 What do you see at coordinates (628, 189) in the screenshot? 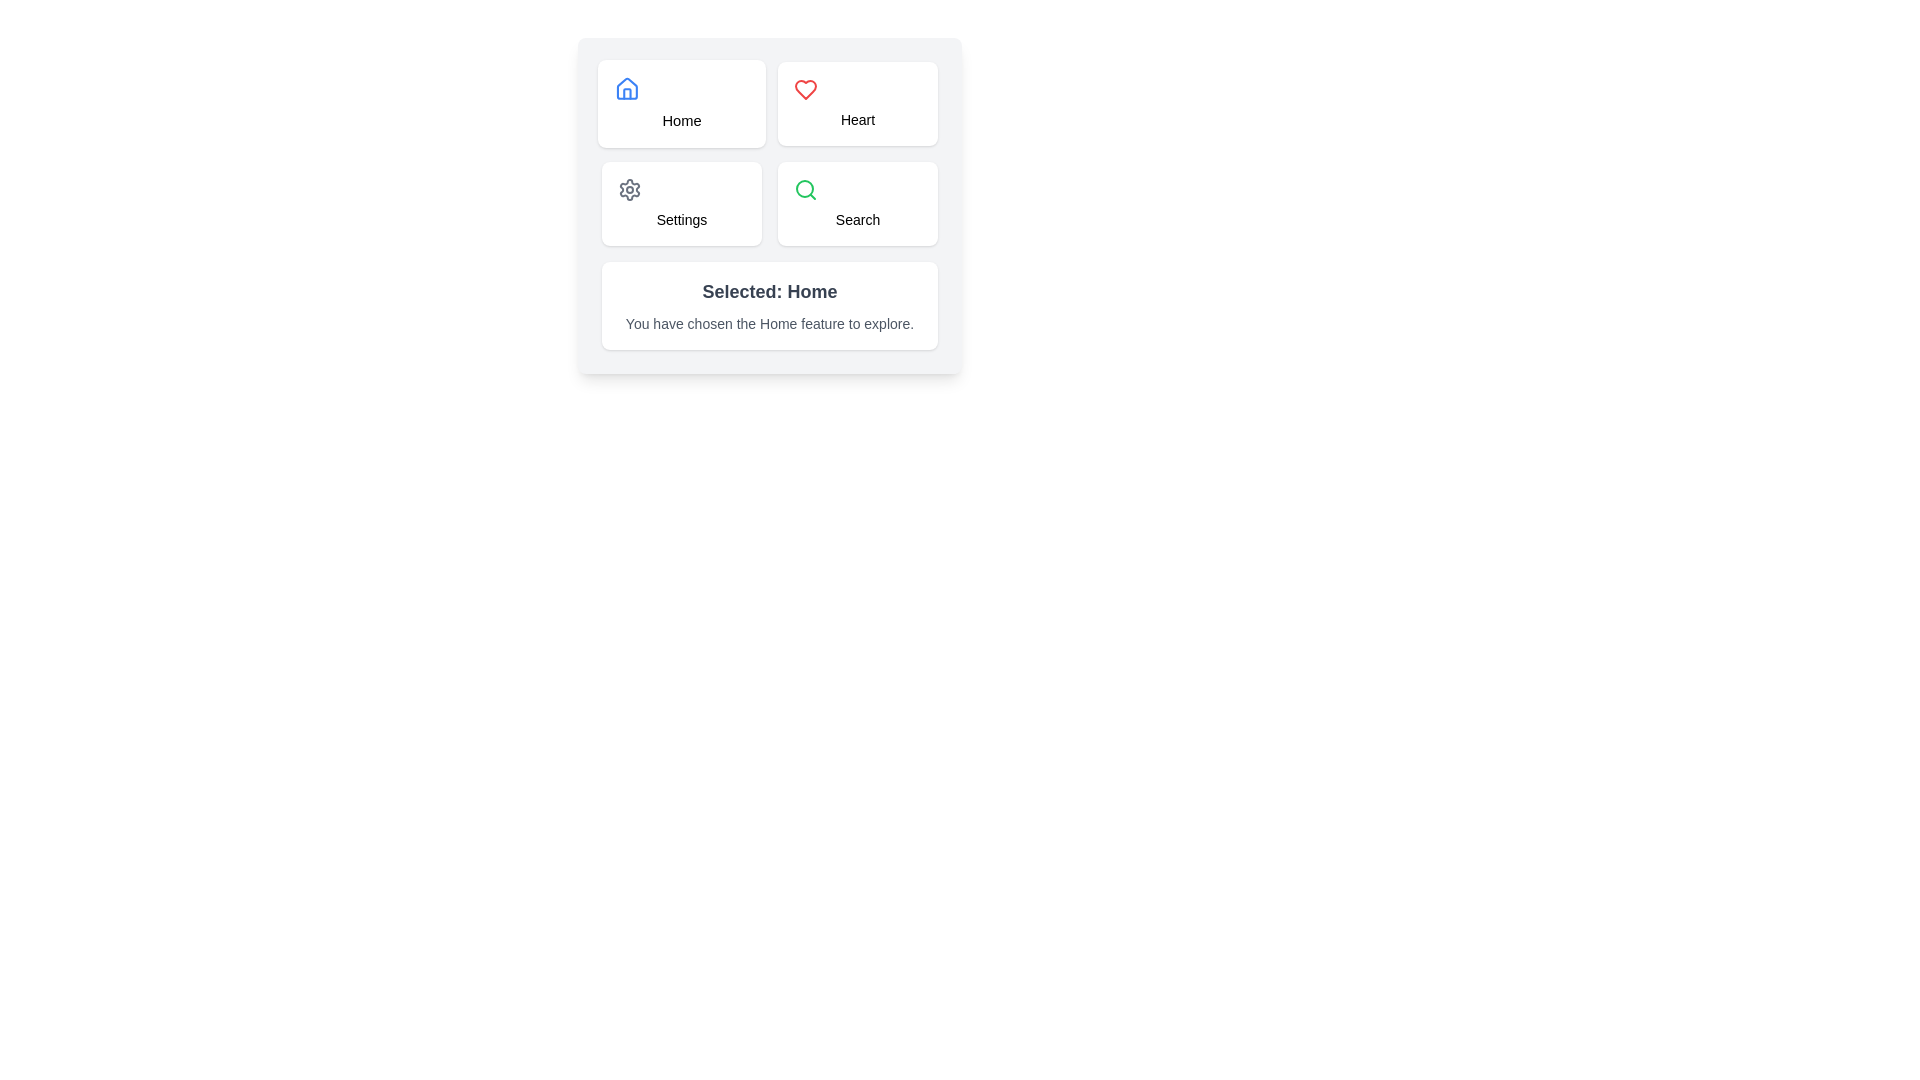
I see `the settings gear icon, which is a vector graphic representation featuring a circular center and protruding fins, located in the bottom-left quadrant of the navigation options` at bounding box center [628, 189].